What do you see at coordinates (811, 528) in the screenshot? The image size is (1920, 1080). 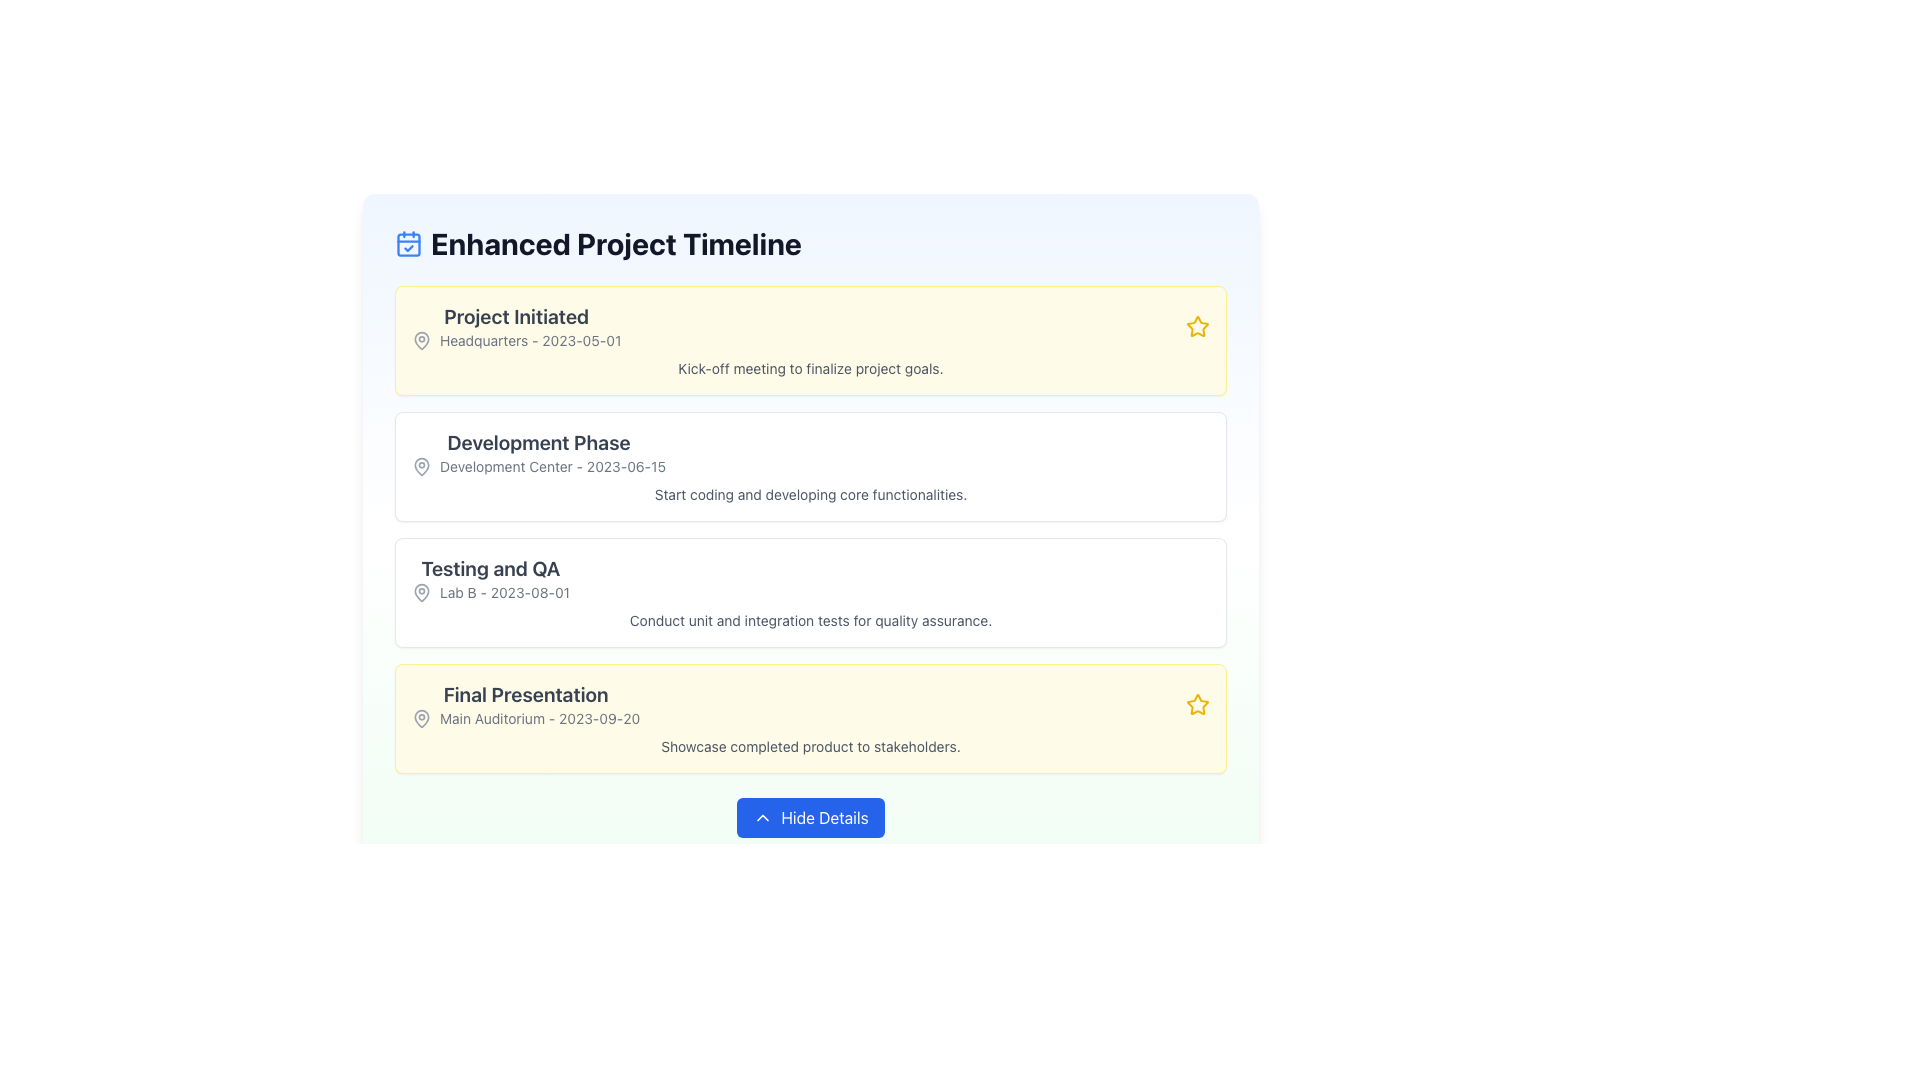 I see `information displayed on the structured informational card positioned centrally in the content area, specifically the second milestone card below 'Project Initiated' and above 'Testing and QA'` at bounding box center [811, 528].